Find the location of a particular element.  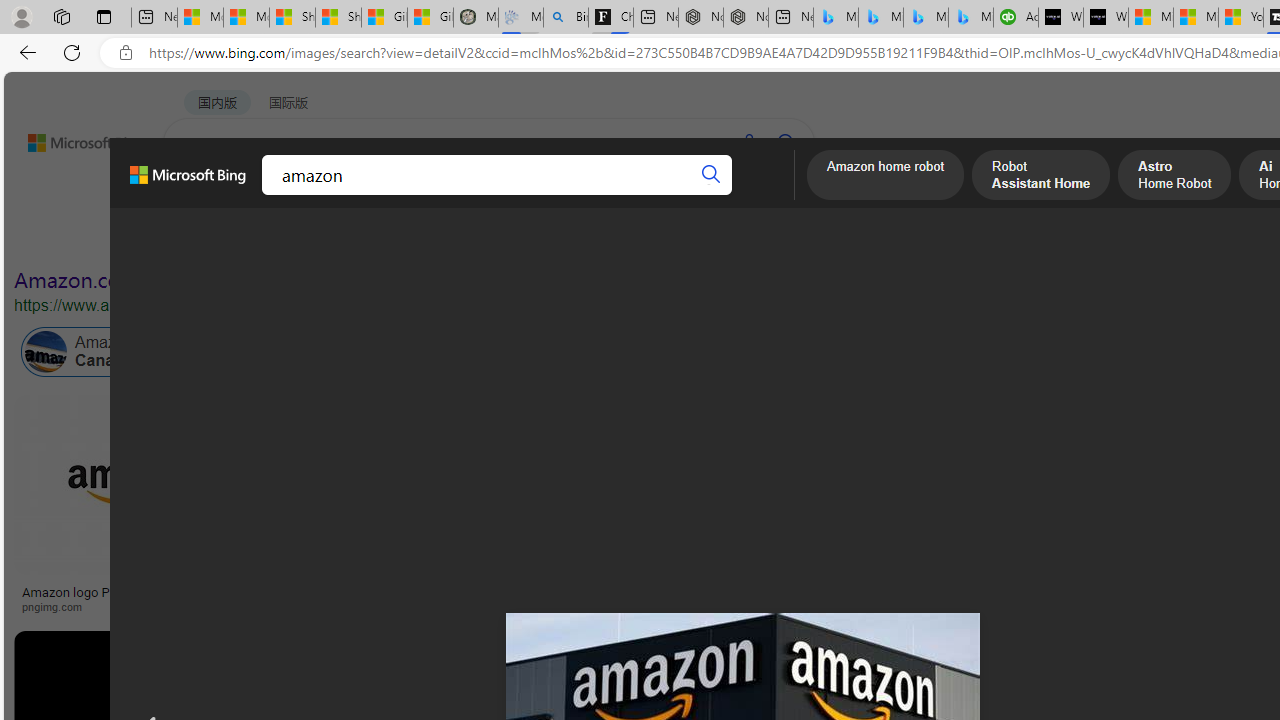

'Back' is located at coordinates (24, 51).